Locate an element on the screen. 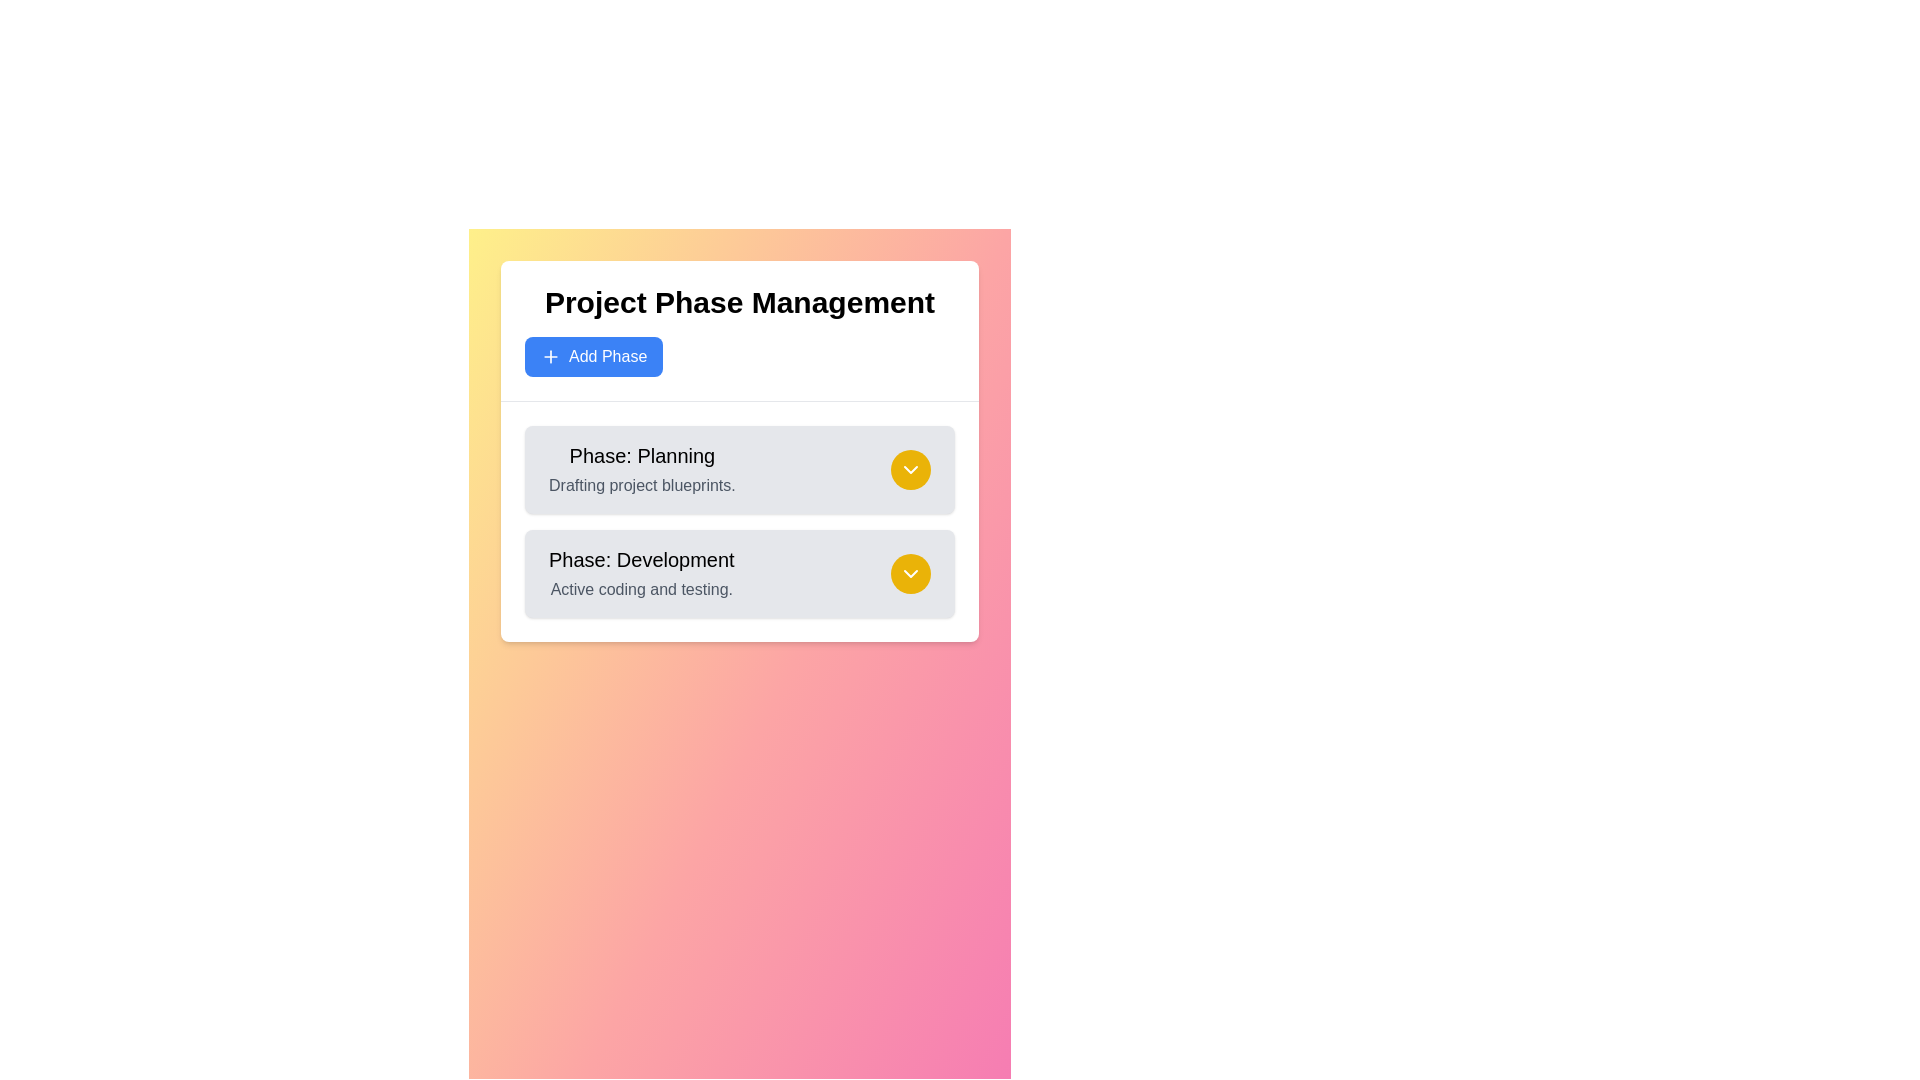 Image resolution: width=1920 pixels, height=1080 pixels. the dropdown toggler button located on the far-right side of the 'Phase: Development' section is located at coordinates (910, 574).